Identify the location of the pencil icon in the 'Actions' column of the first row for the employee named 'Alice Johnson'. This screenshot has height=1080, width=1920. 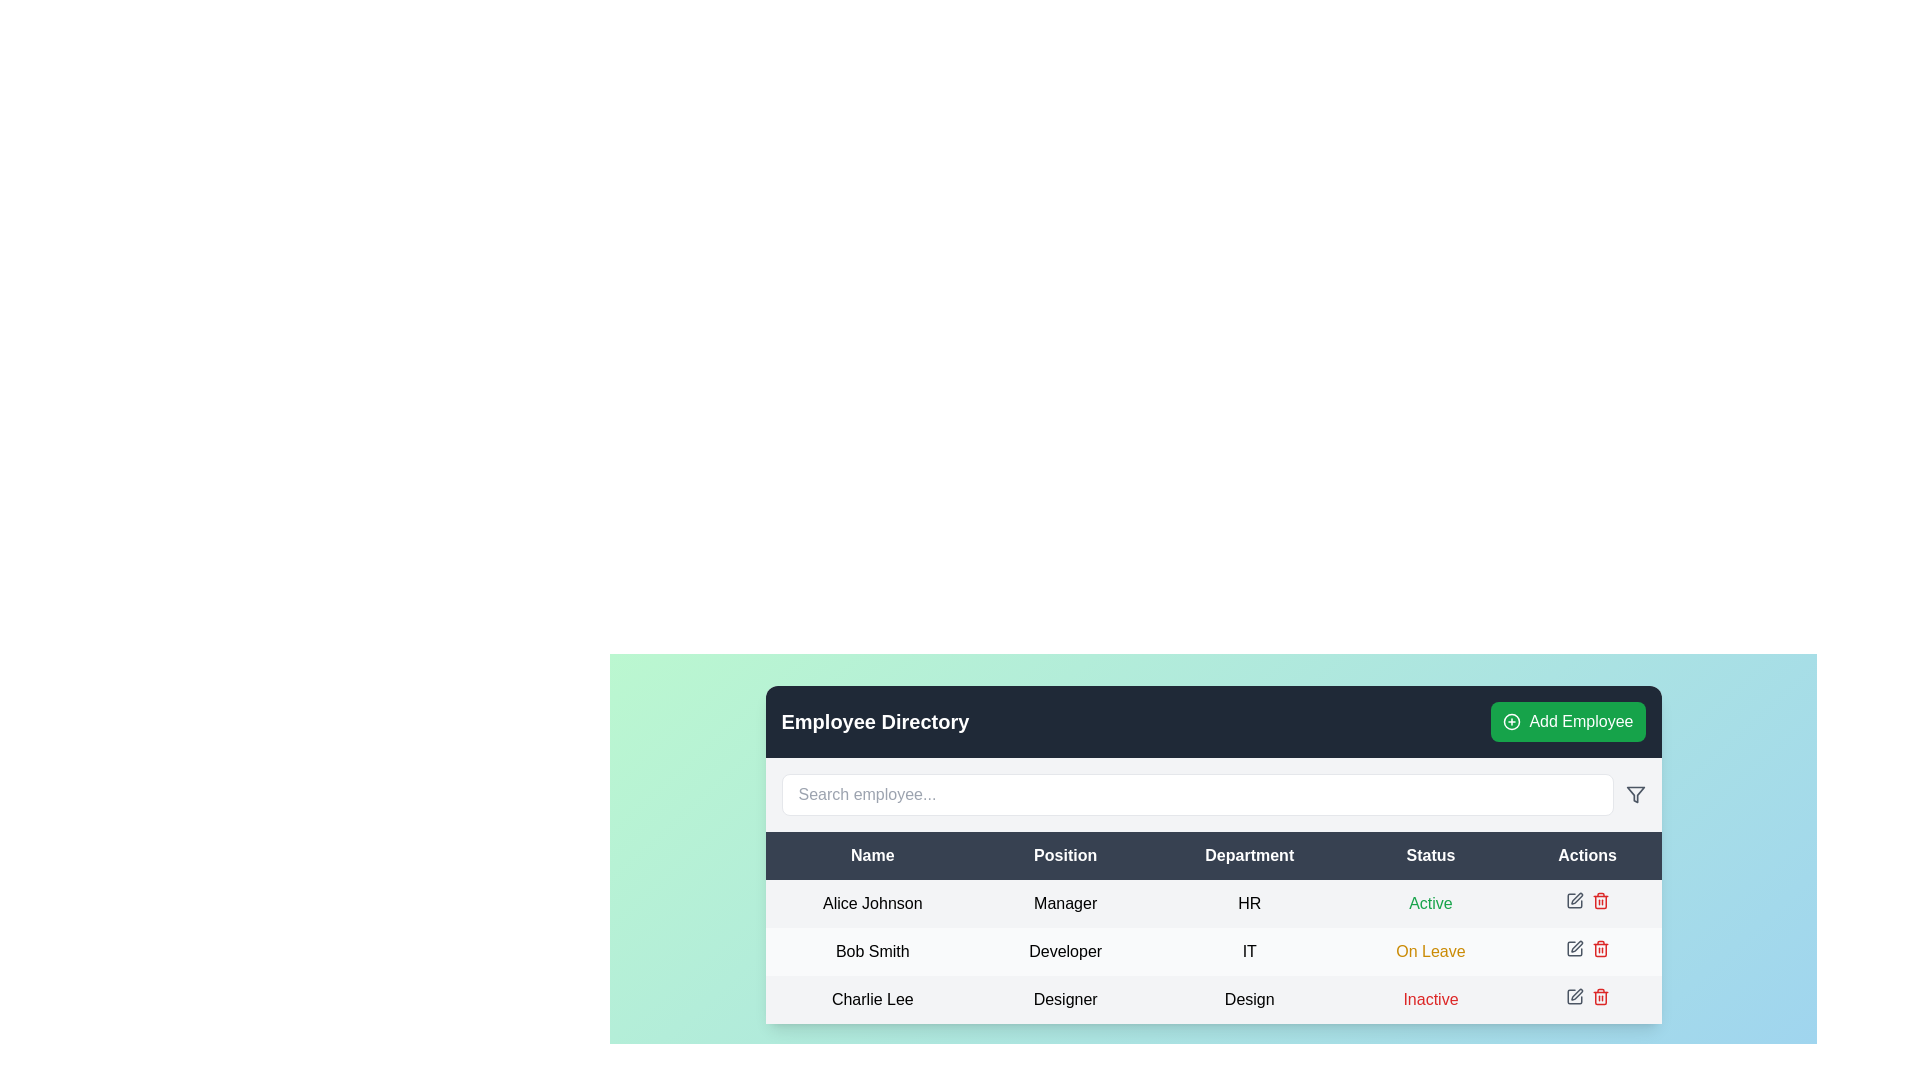
(1586, 901).